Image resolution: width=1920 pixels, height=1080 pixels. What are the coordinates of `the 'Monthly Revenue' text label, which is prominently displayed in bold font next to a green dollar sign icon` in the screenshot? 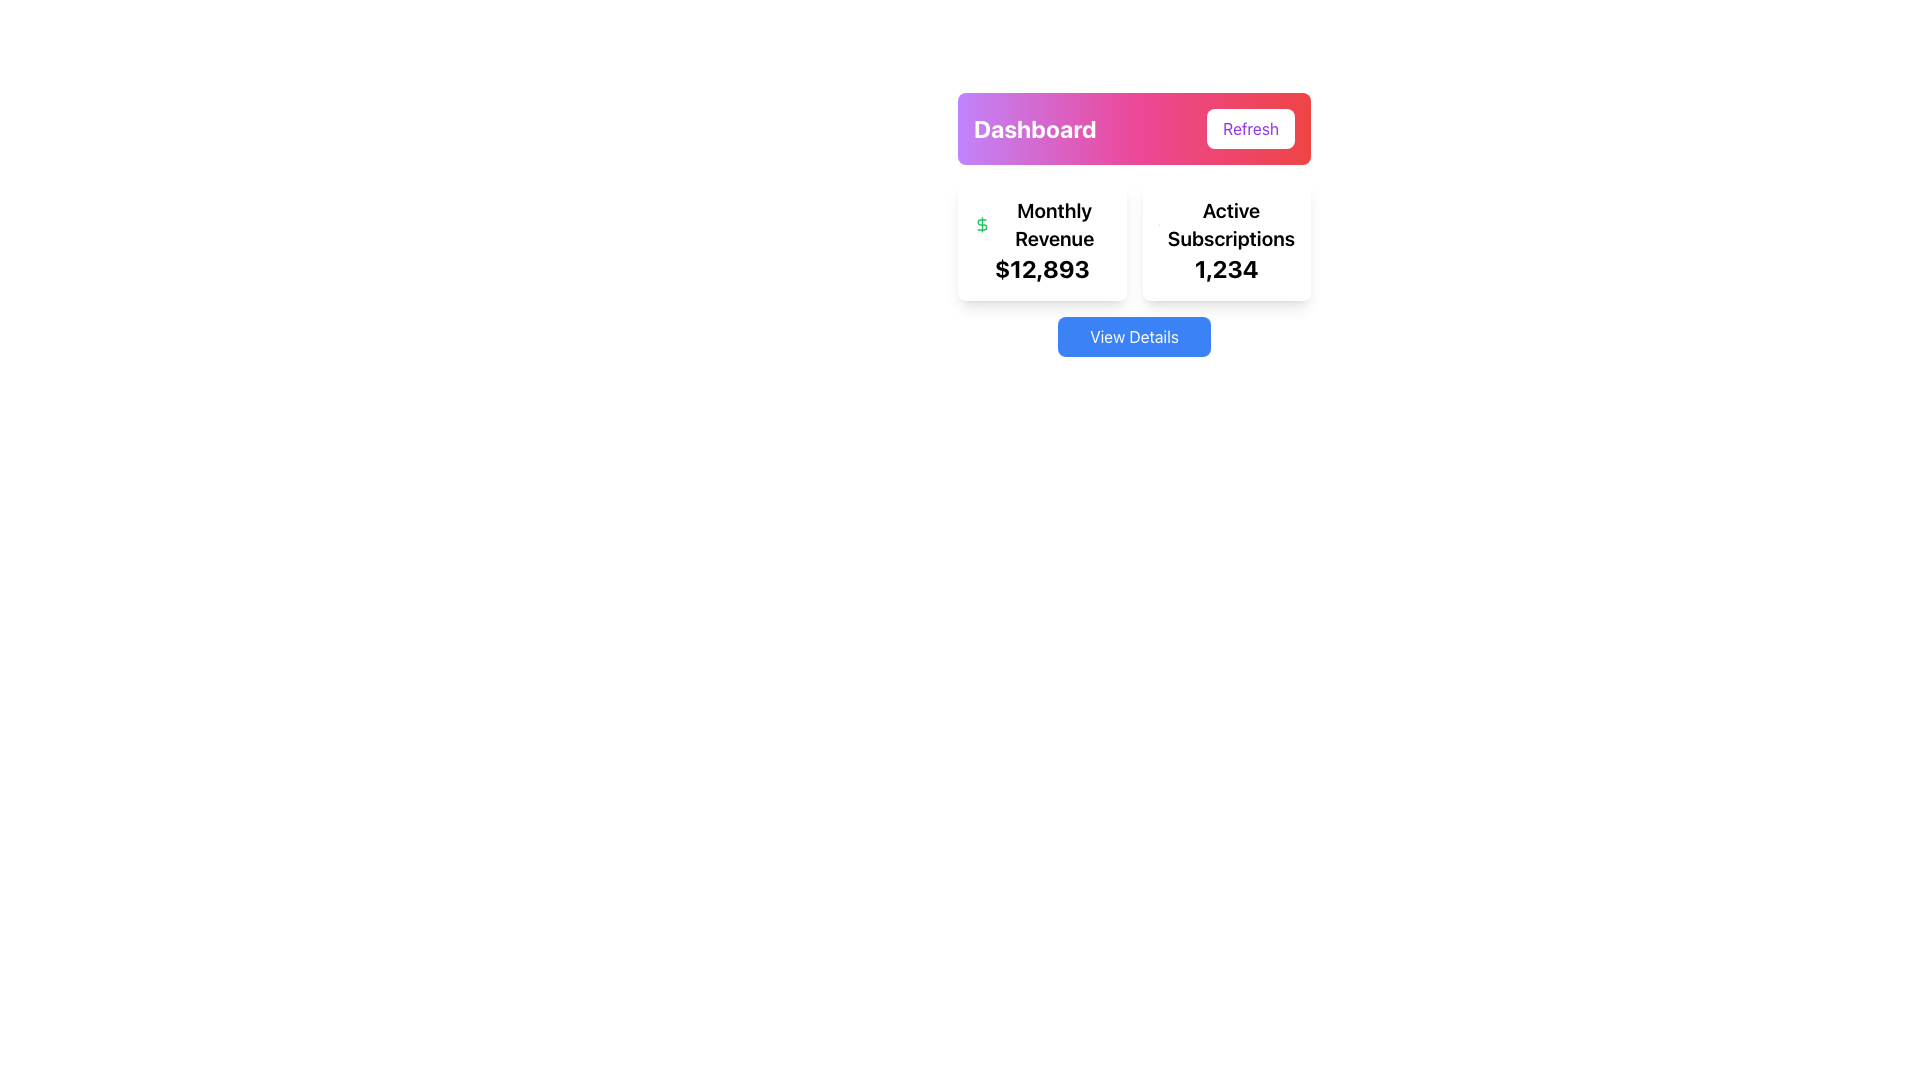 It's located at (1041, 224).